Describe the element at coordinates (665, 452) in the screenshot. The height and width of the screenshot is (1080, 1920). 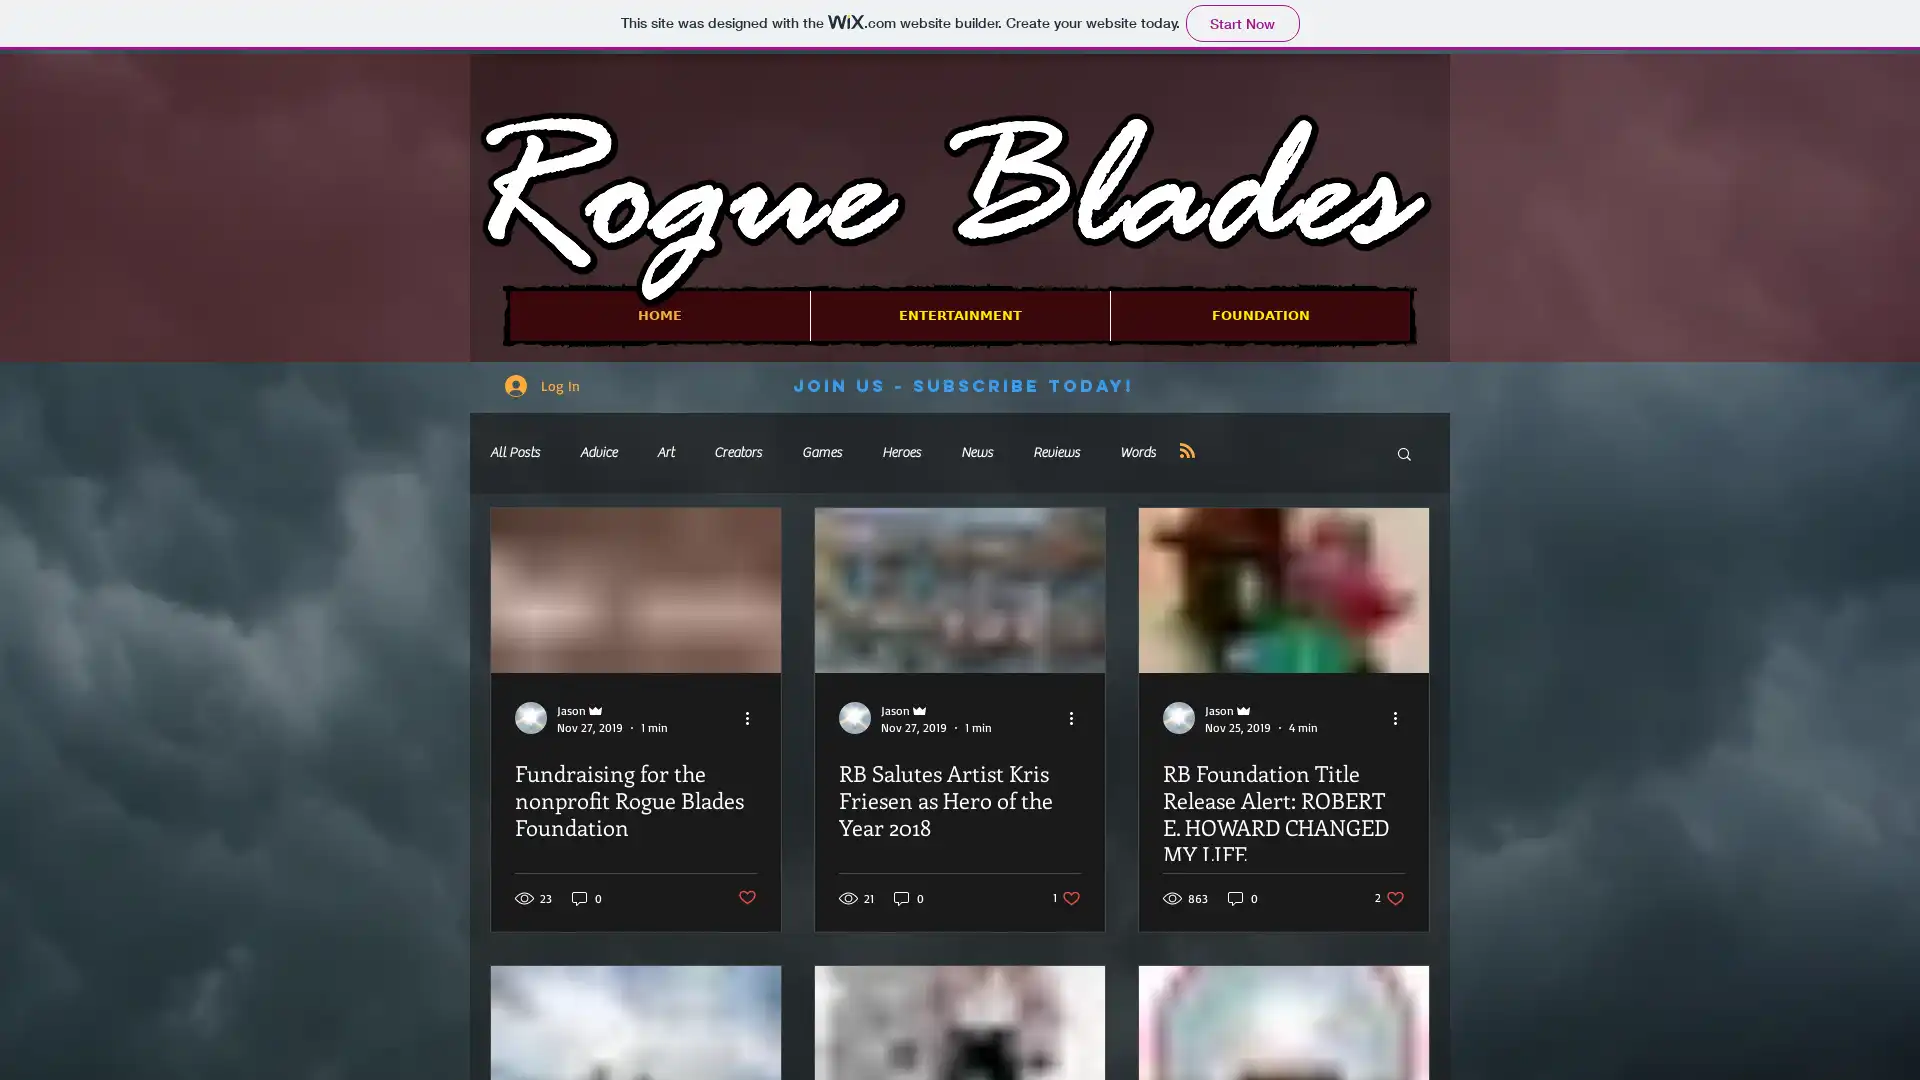
I see `Art` at that location.